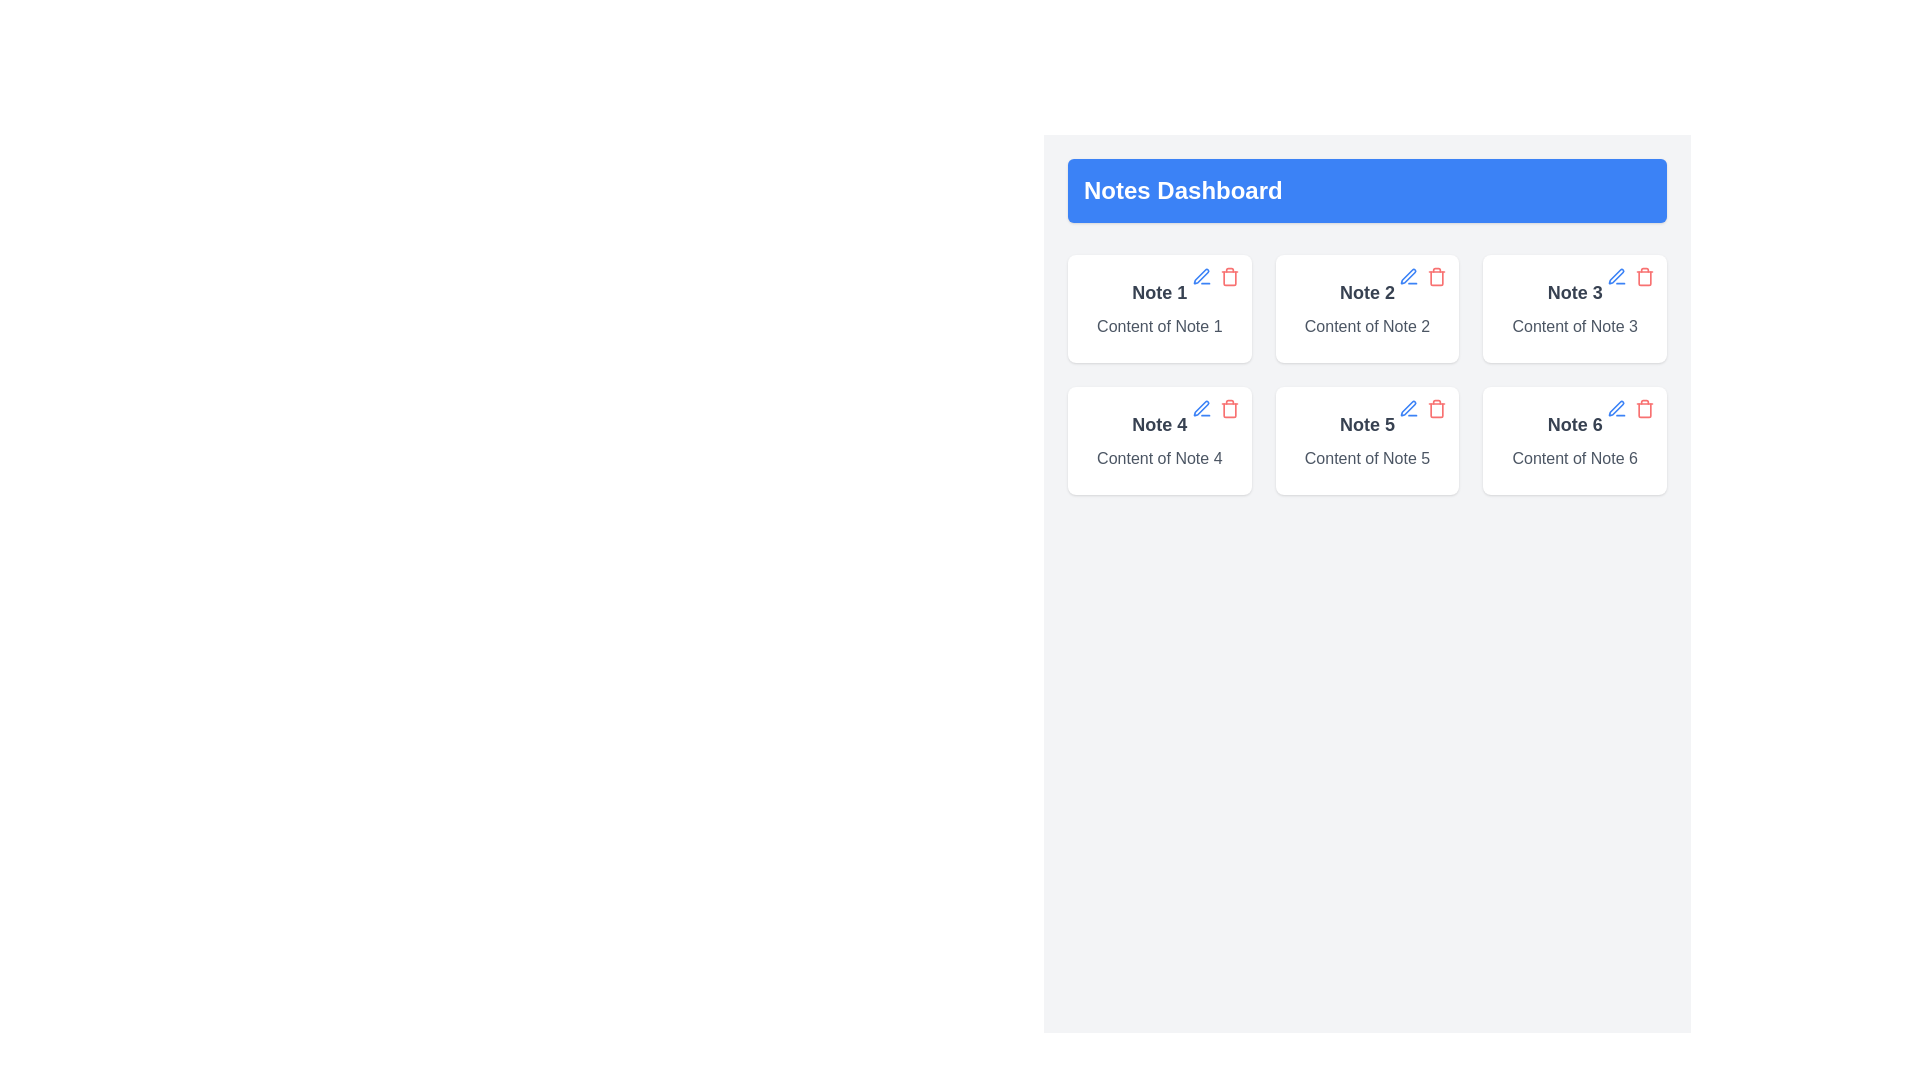 Image resolution: width=1920 pixels, height=1080 pixels. Describe the element at coordinates (1436, 277) in the screenshot. I see `the red-colored trash icon in the top-right corner of the 'Note 2' card` at that location.